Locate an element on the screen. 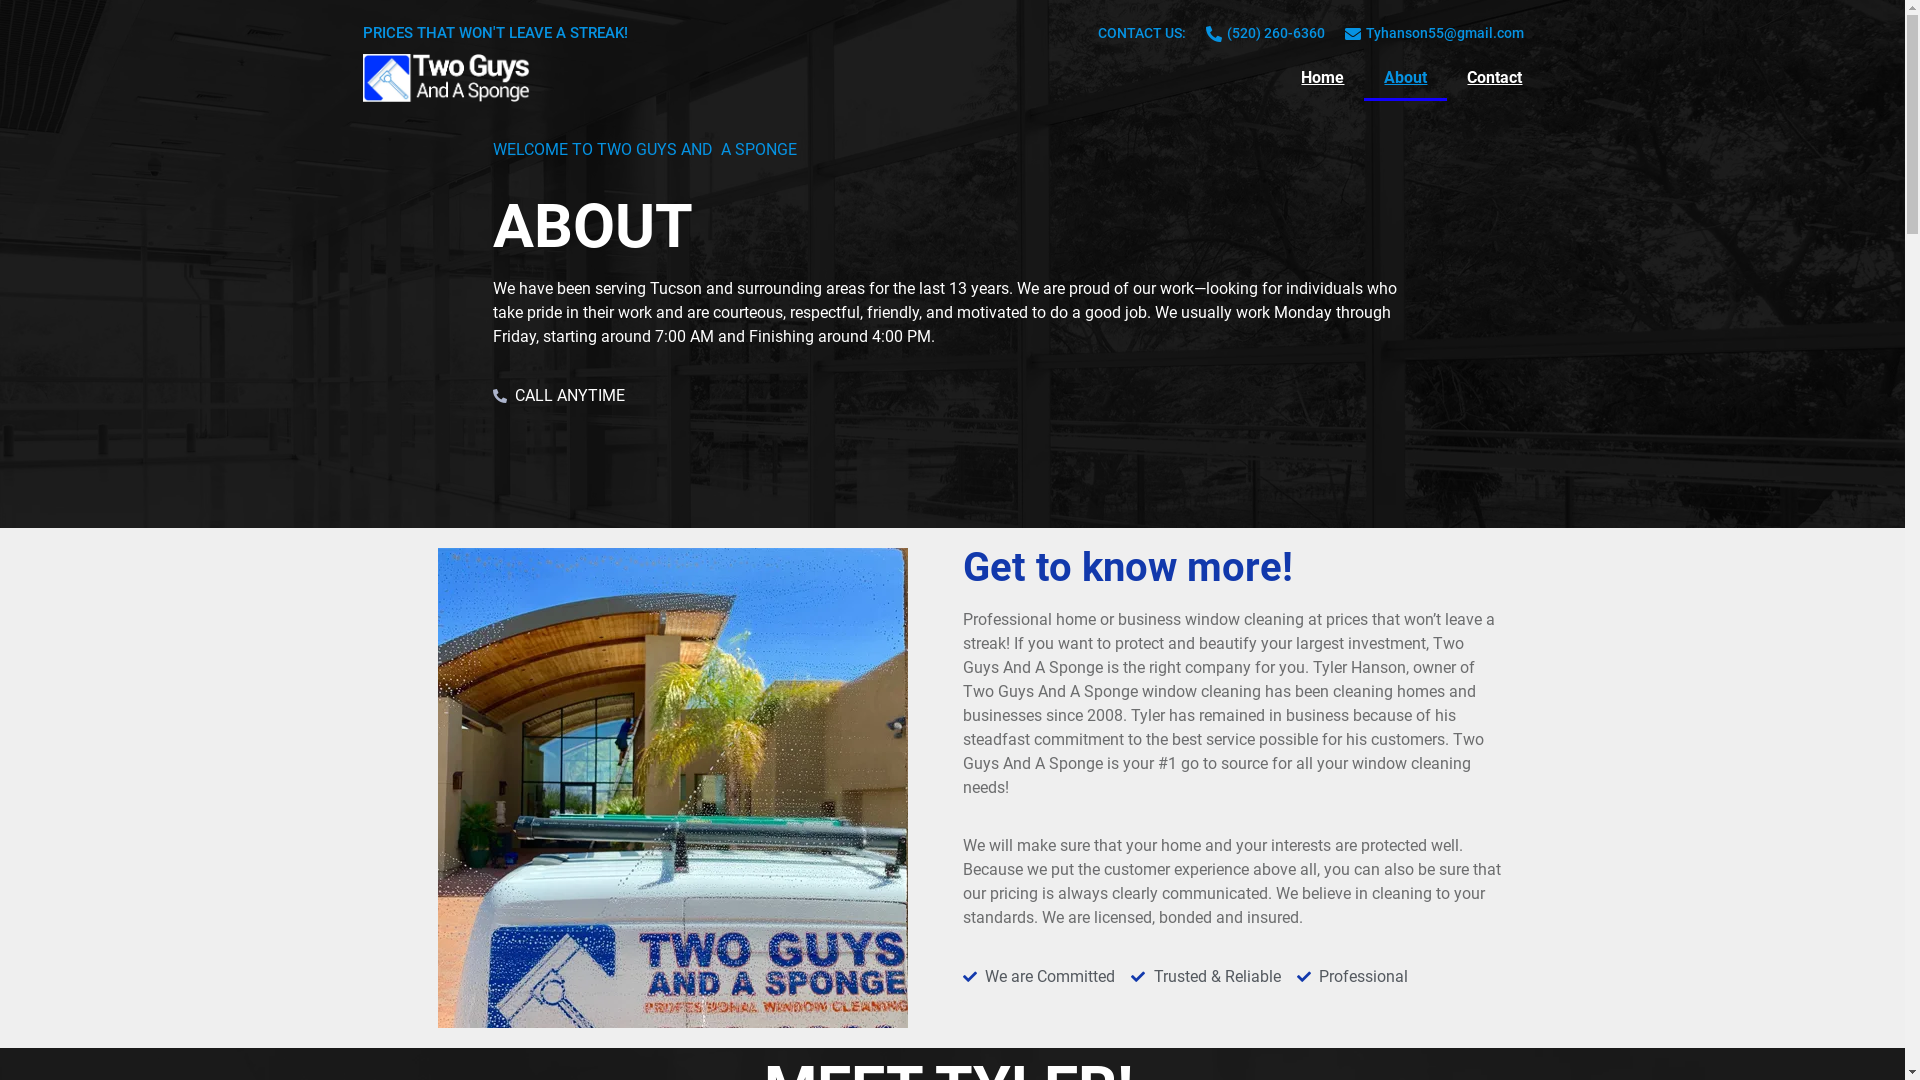 This screenshot has width=1920, height=1080. 'Contact' is located at coordinates (1494, 76).